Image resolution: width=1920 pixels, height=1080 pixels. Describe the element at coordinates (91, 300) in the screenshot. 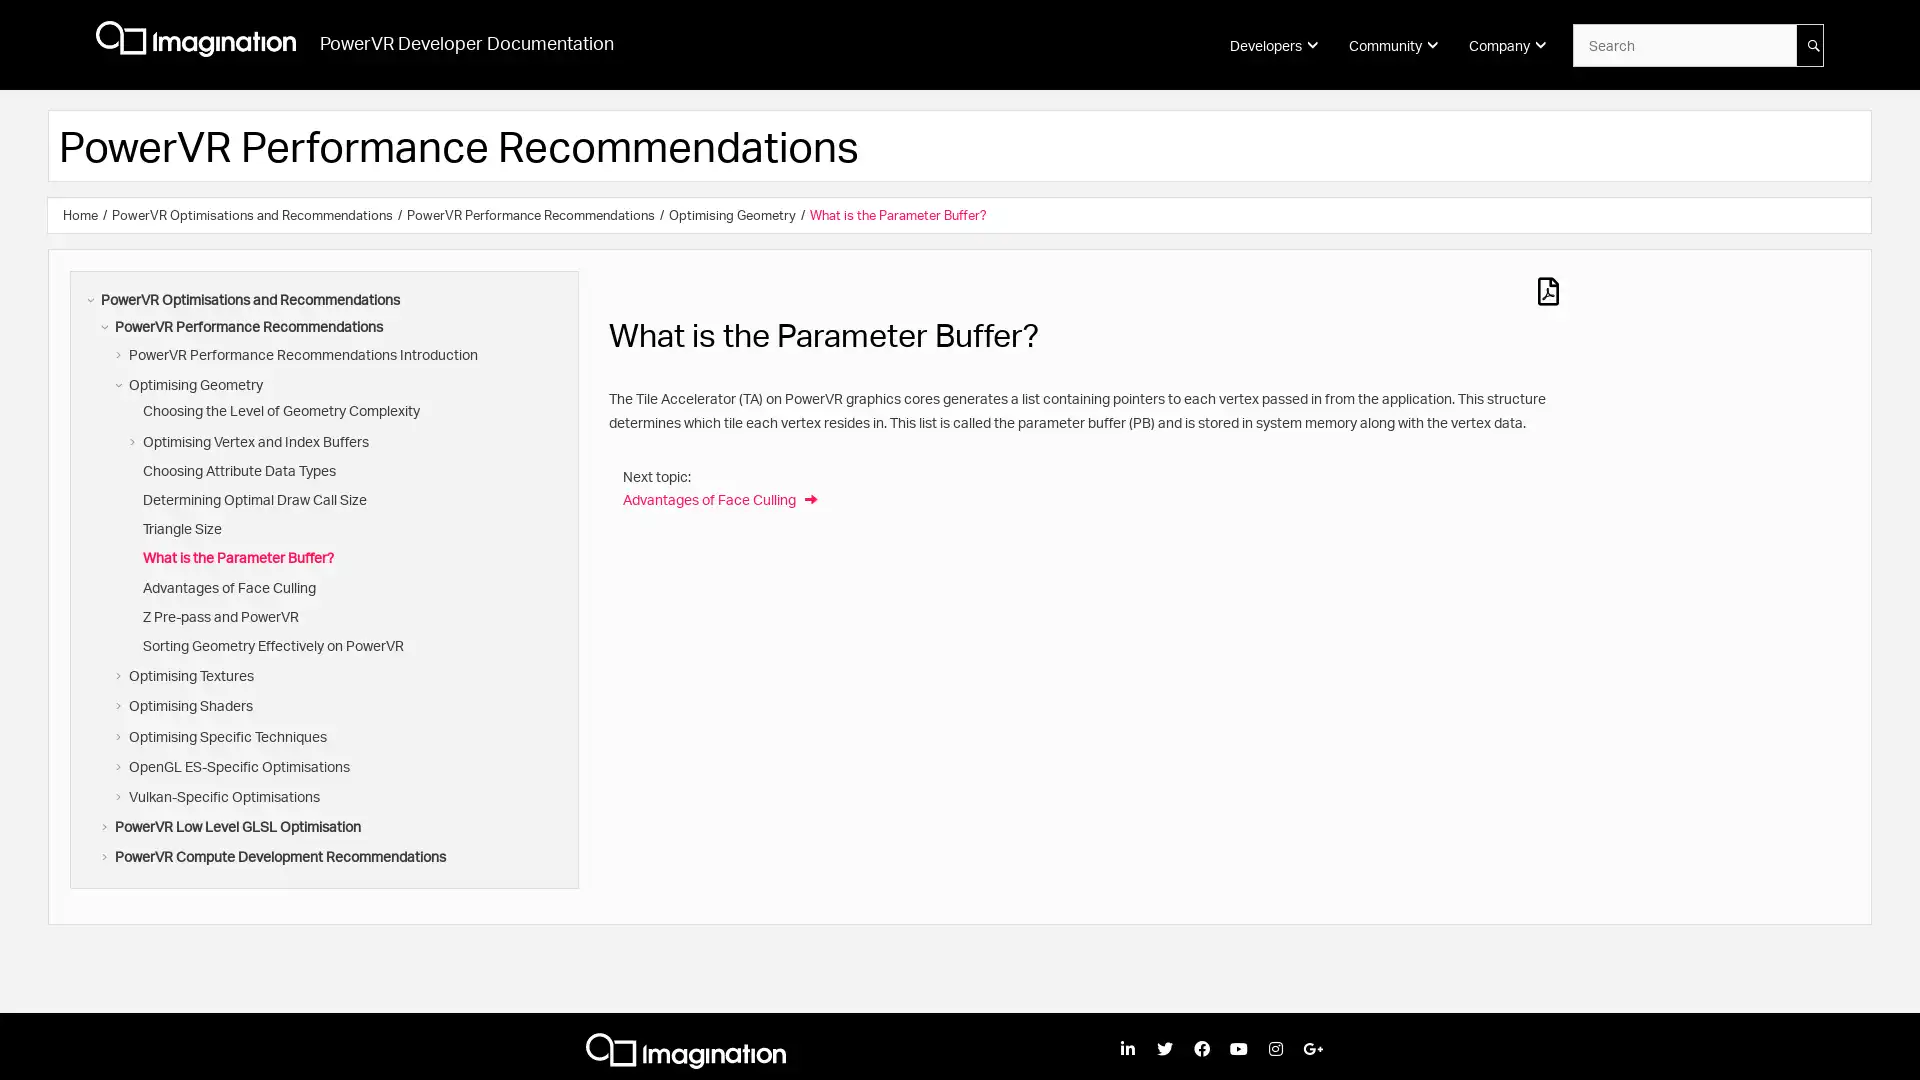

I see `Collapse PowerVR Optimisations and Recommendations` at that location.